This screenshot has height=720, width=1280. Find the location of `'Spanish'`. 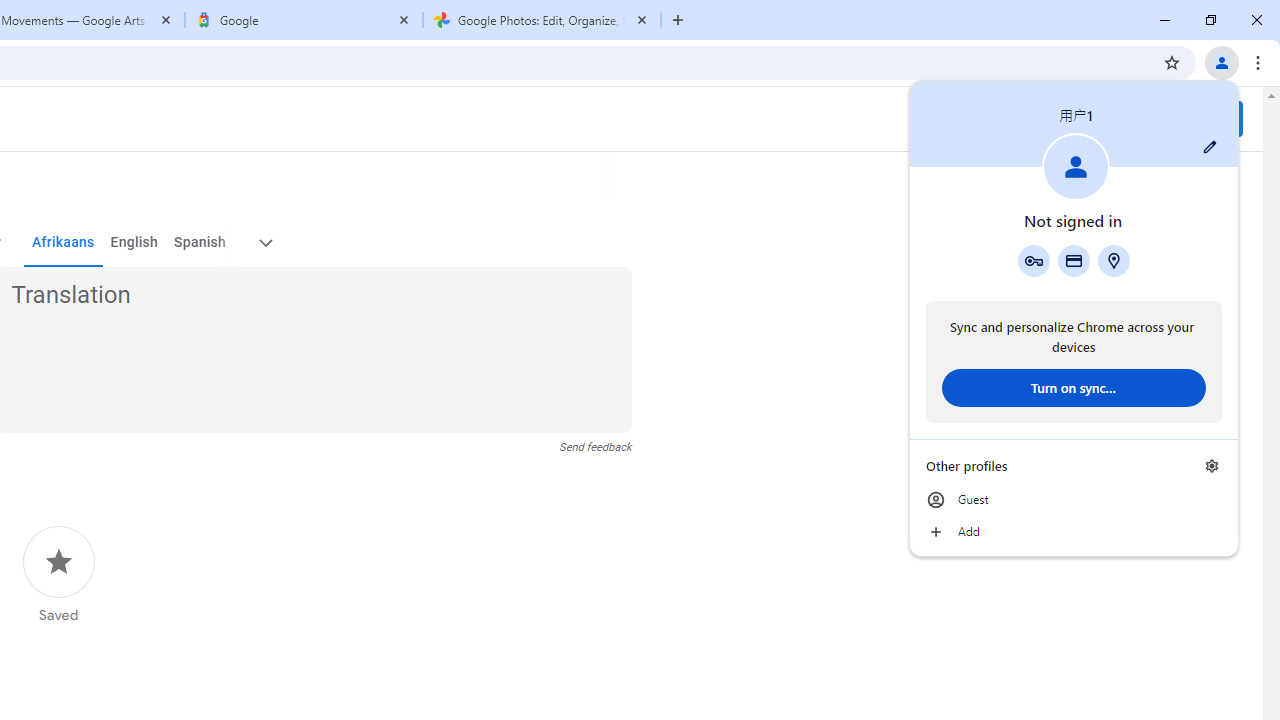

'Spanish' is located at coordinates (199, 242).